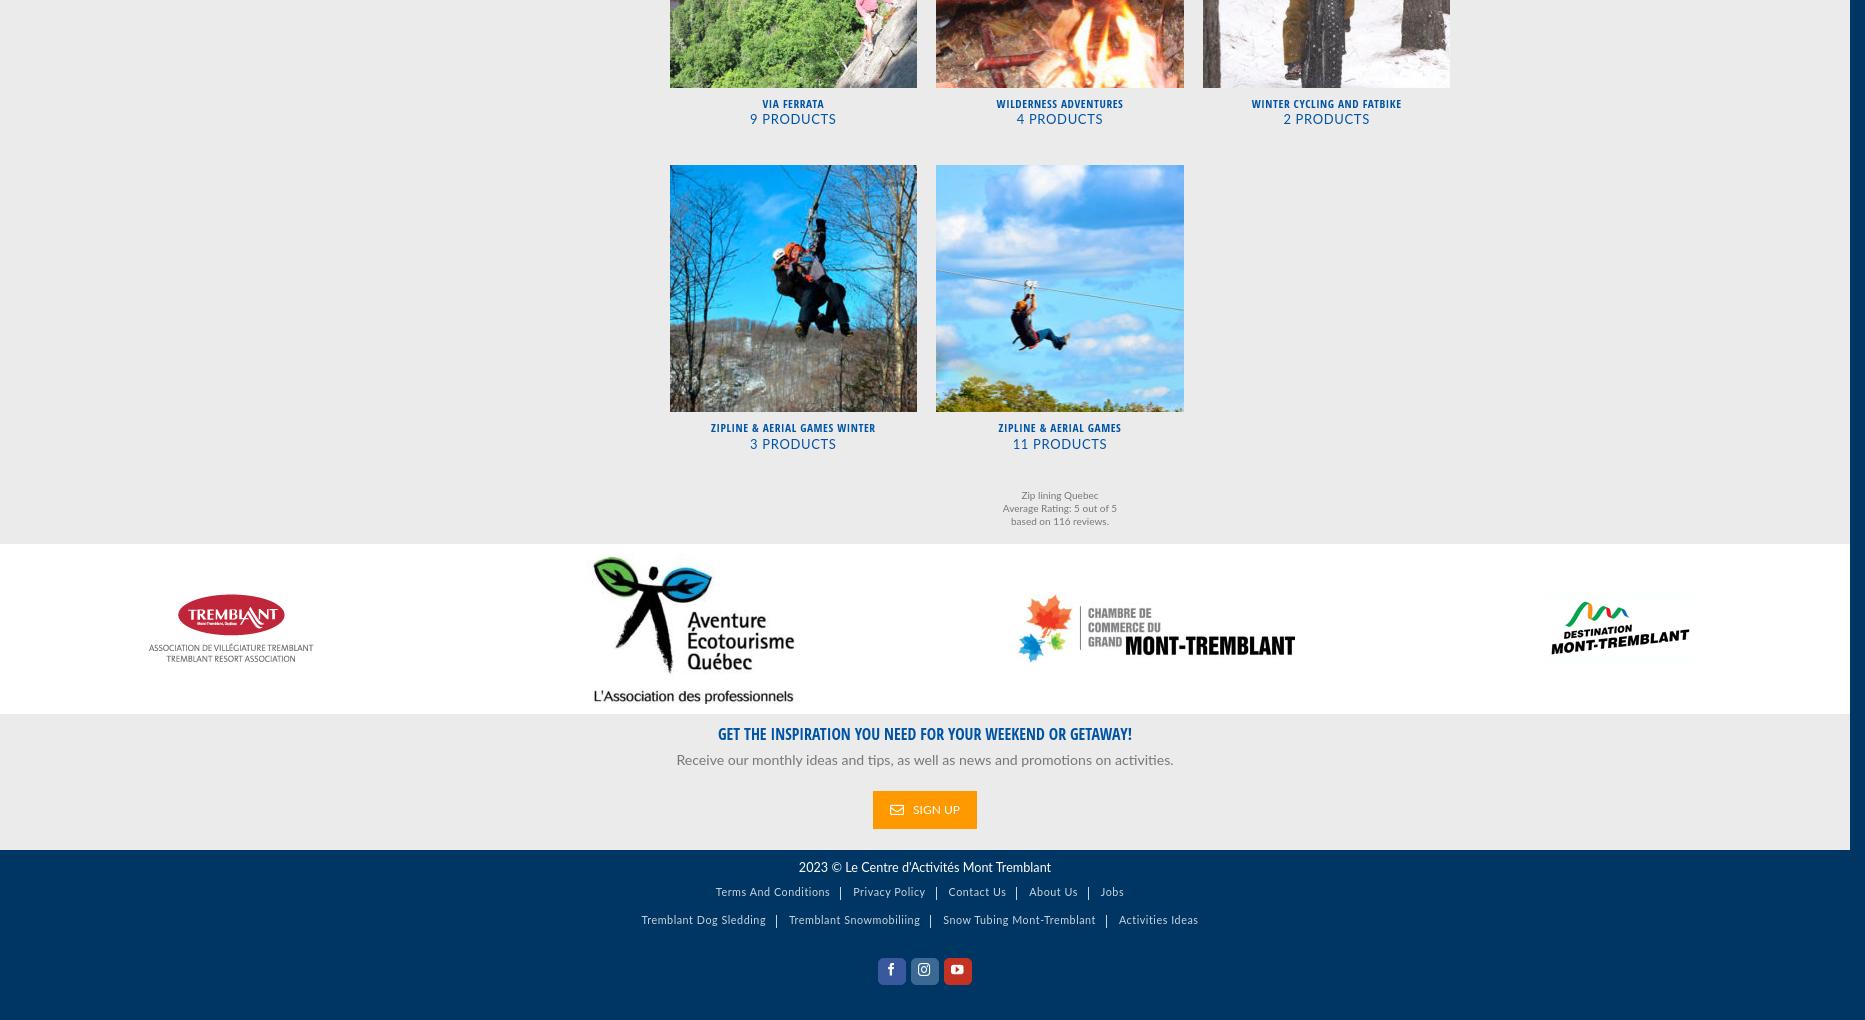 This screenshot has height=1020, width=1865. I want to click on 'Tremblant snowmobiliing', so click(853, 919).